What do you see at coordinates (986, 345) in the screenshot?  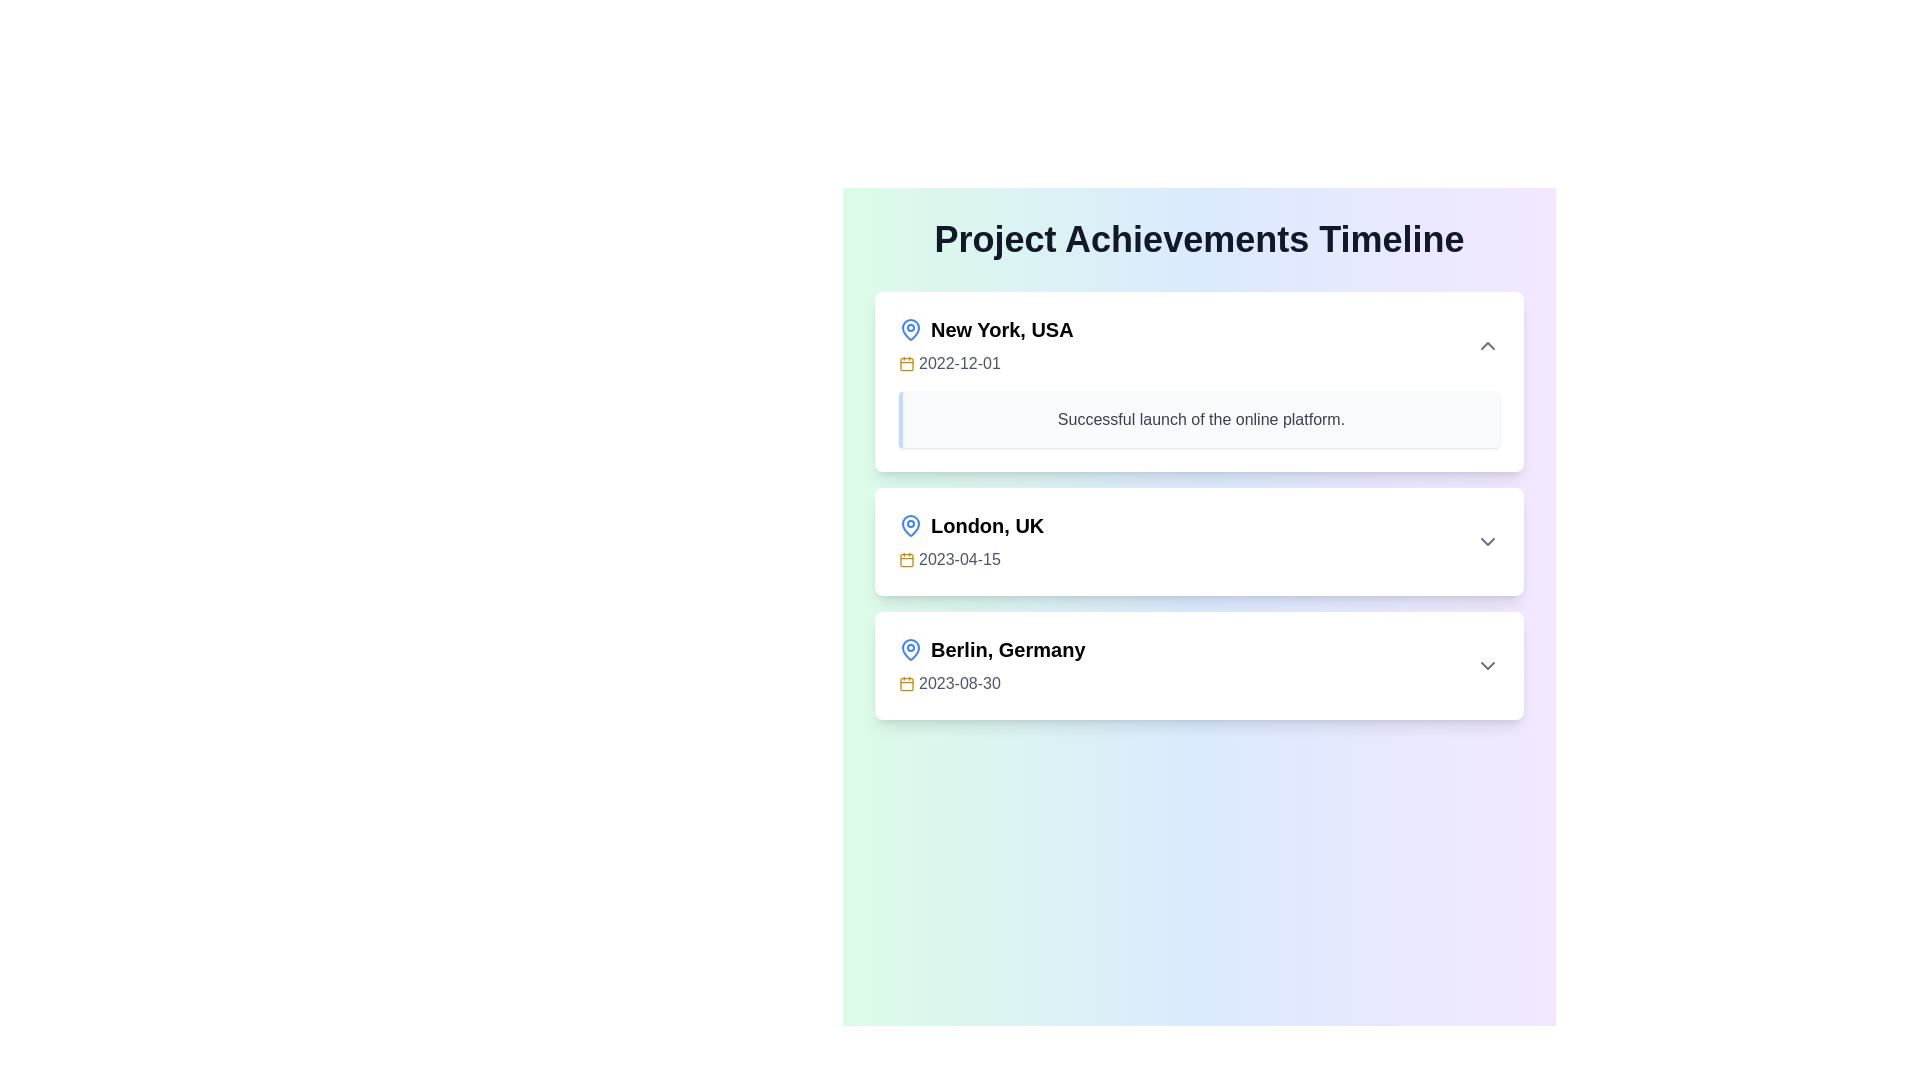 I see `the icons located at the topmost entry of the 'Project Achievements Timeline' milestone list to interact with them` at bounding box center [986, 345].